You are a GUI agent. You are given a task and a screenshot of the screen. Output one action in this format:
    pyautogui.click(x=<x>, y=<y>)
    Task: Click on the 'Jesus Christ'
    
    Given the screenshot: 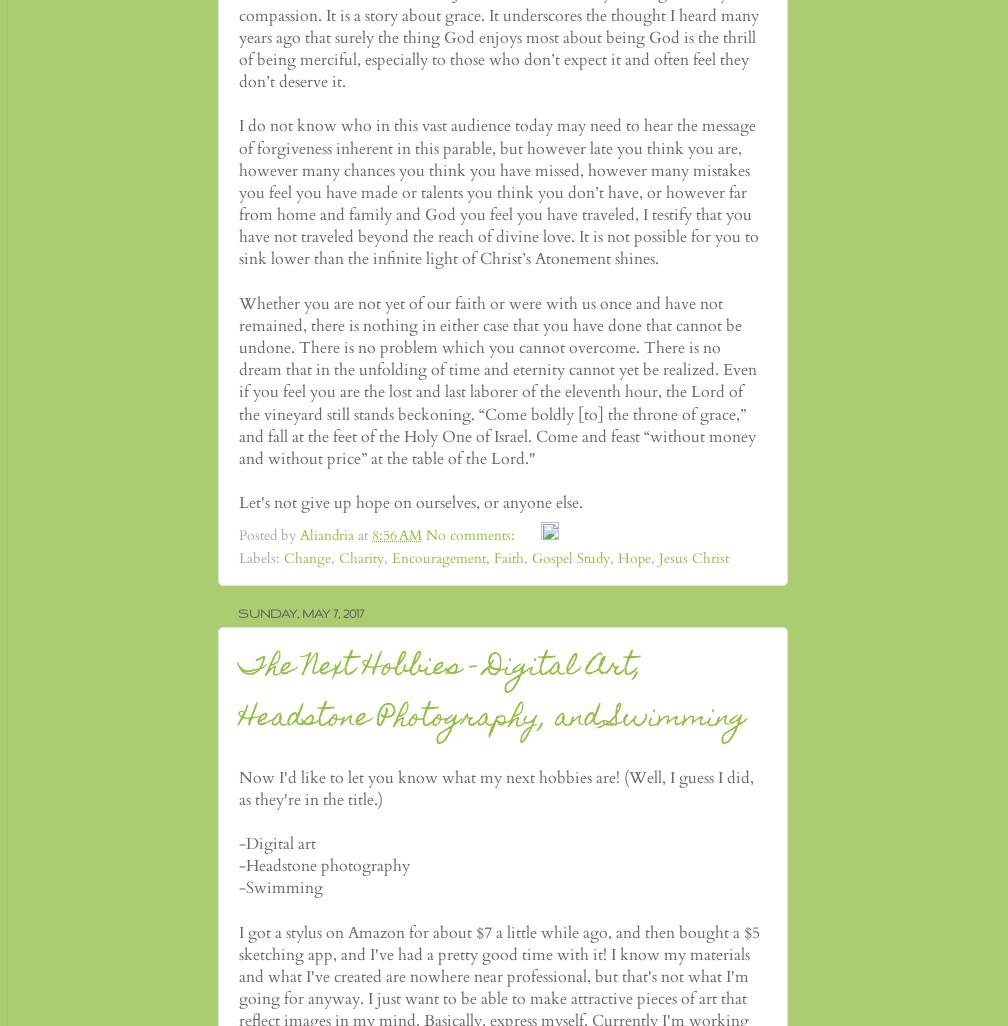 What is the action you would take?
    pyautogui.click(x=694, y=557)
    